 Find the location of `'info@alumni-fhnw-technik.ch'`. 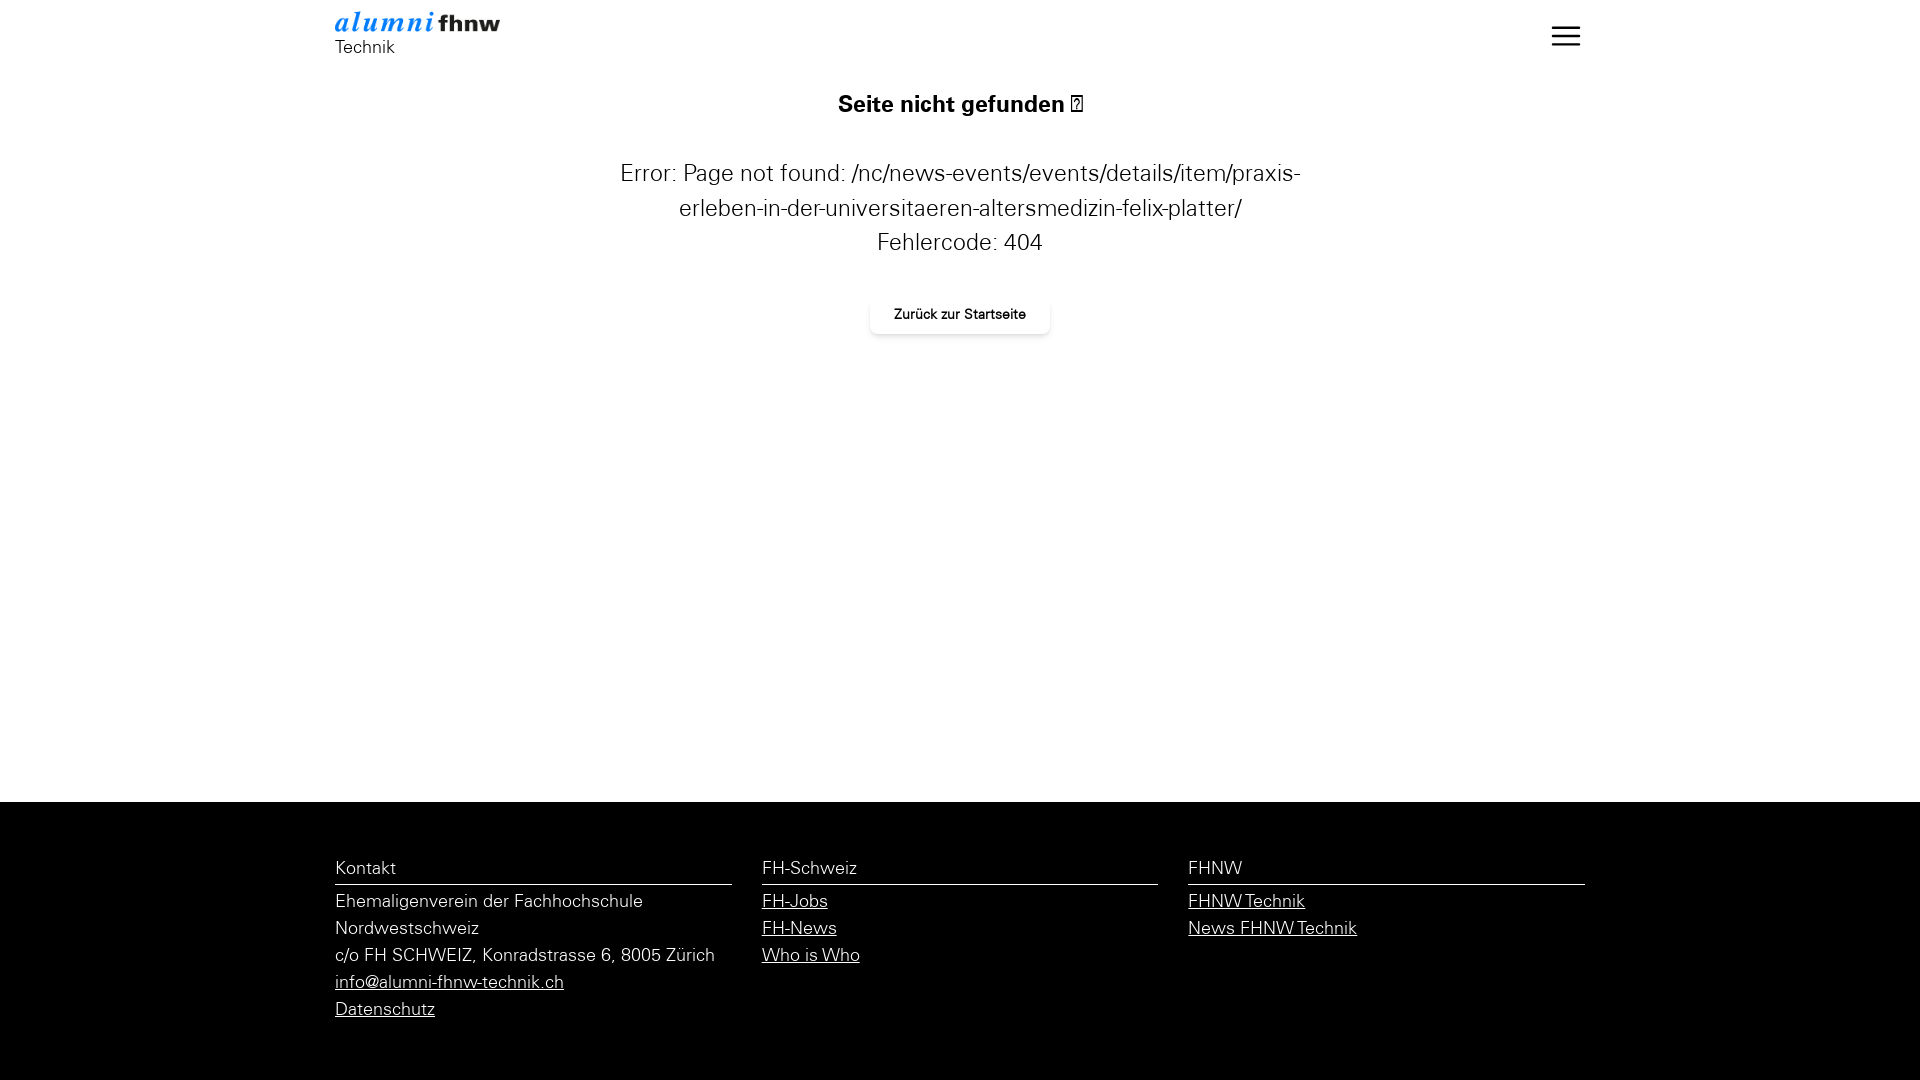

'info@alumni-fhnw-technik.ch' is located at coordinates (335, 982).